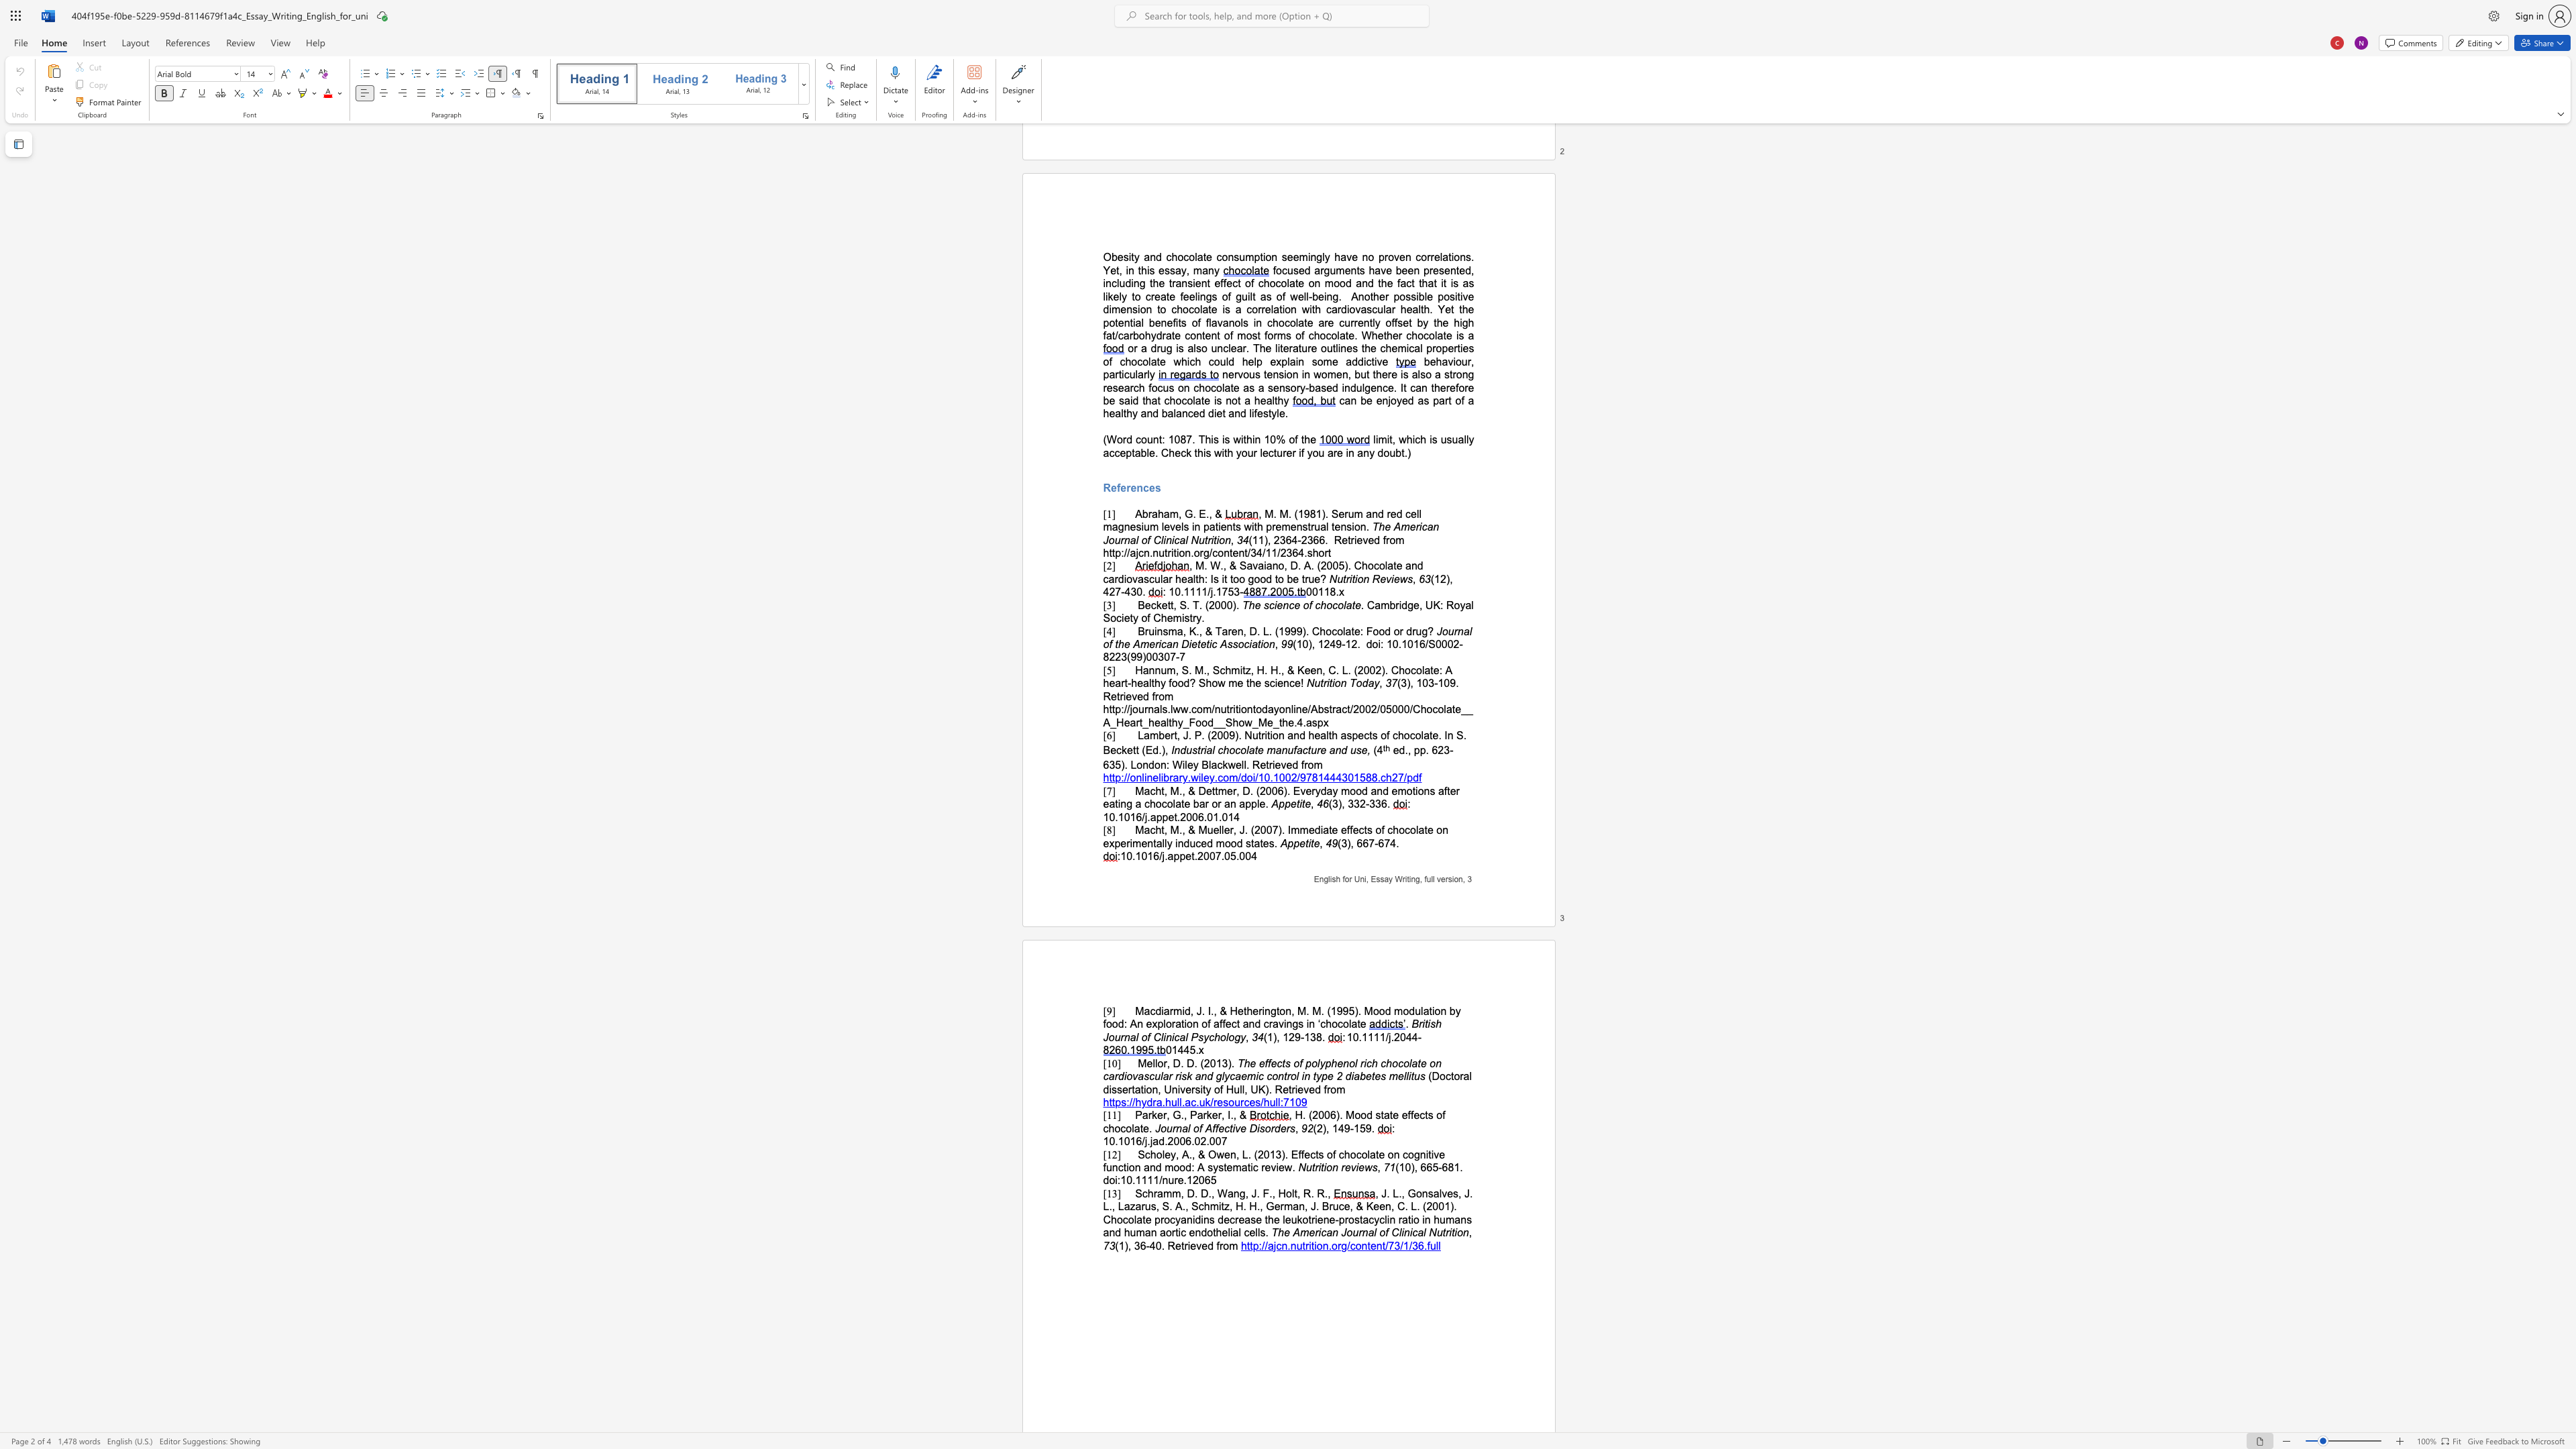  What do you see at coordinates (1365, 1114) in the screenshot?
I see `the subset text "d state eff" within the text ", H. (2006). Mood state effects of chocolate."` at bounding box center [1365, 1114].